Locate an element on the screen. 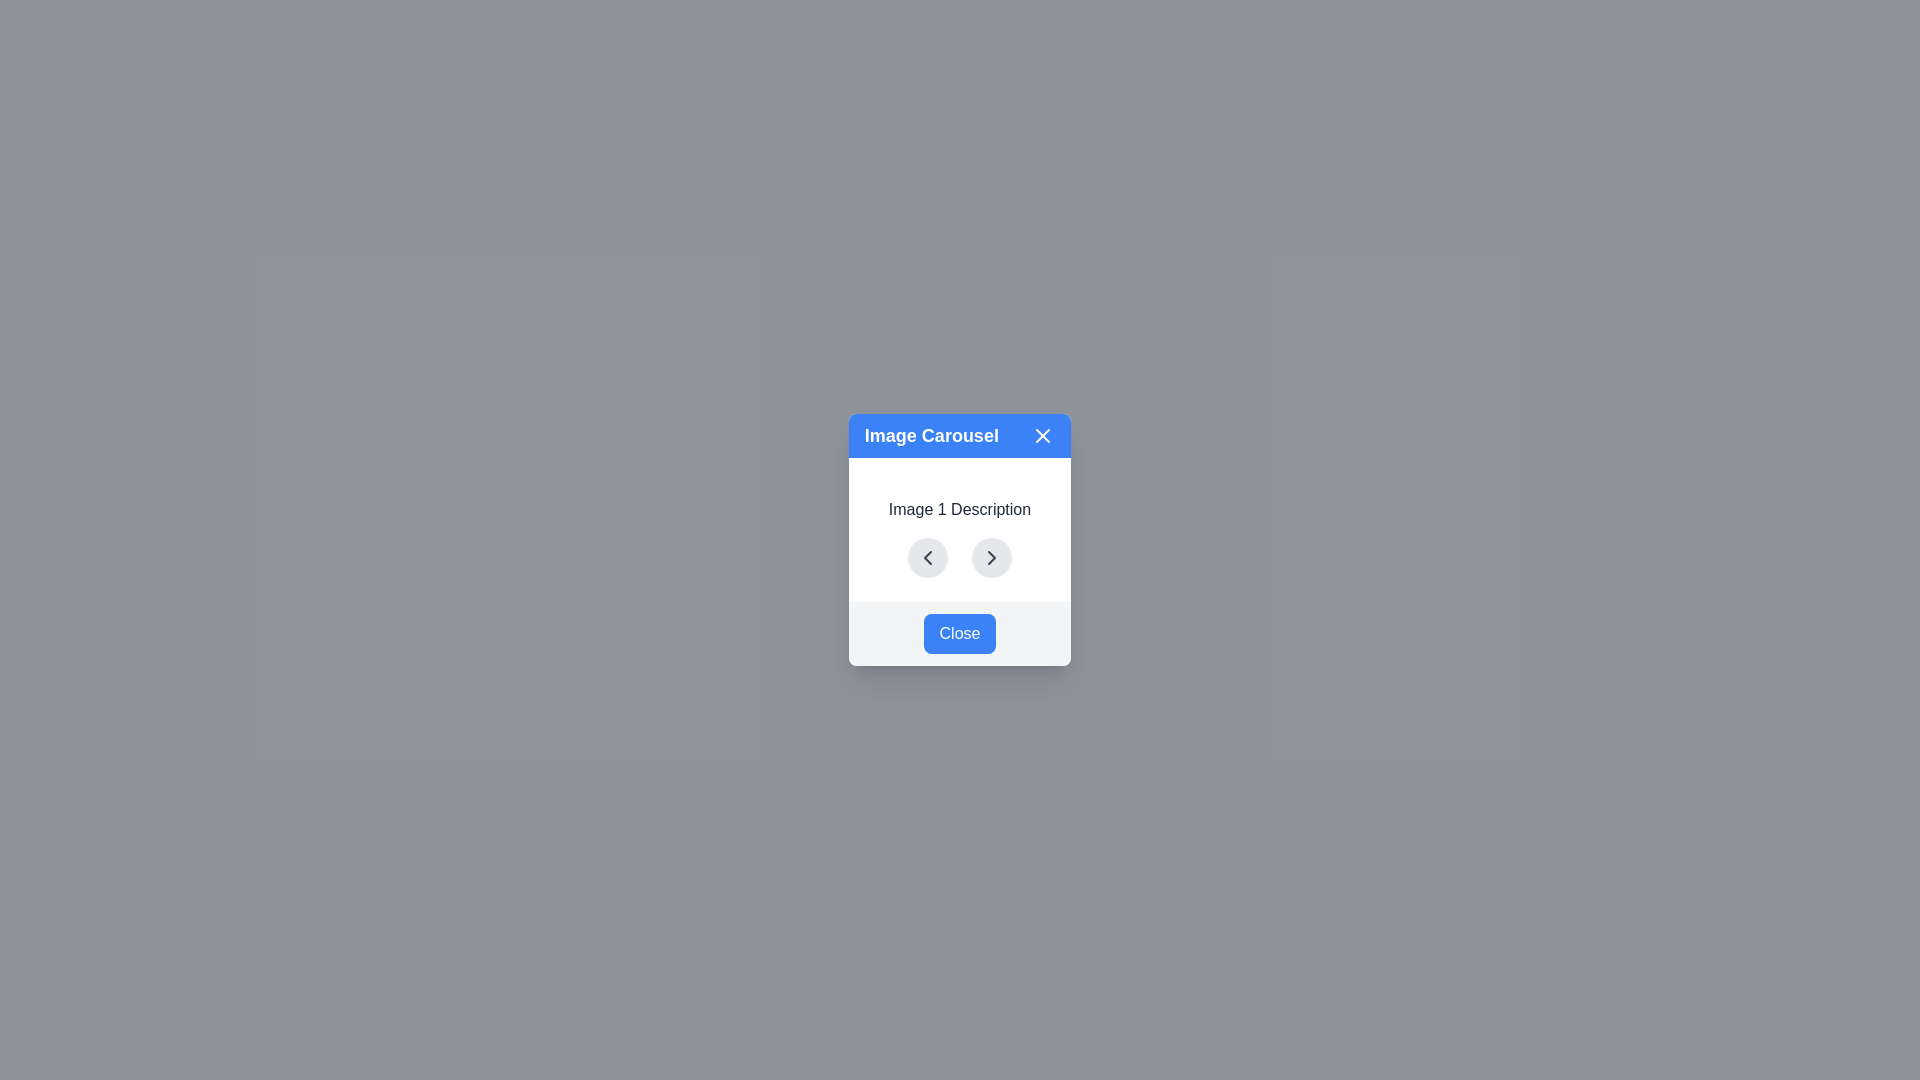 The width and height of the screenshot is (1920, 1080). the close button represented by an 'X' icon located in the top-right corner of the 'Image Carousel' modal dialog is located at coordinates (1042, 434).